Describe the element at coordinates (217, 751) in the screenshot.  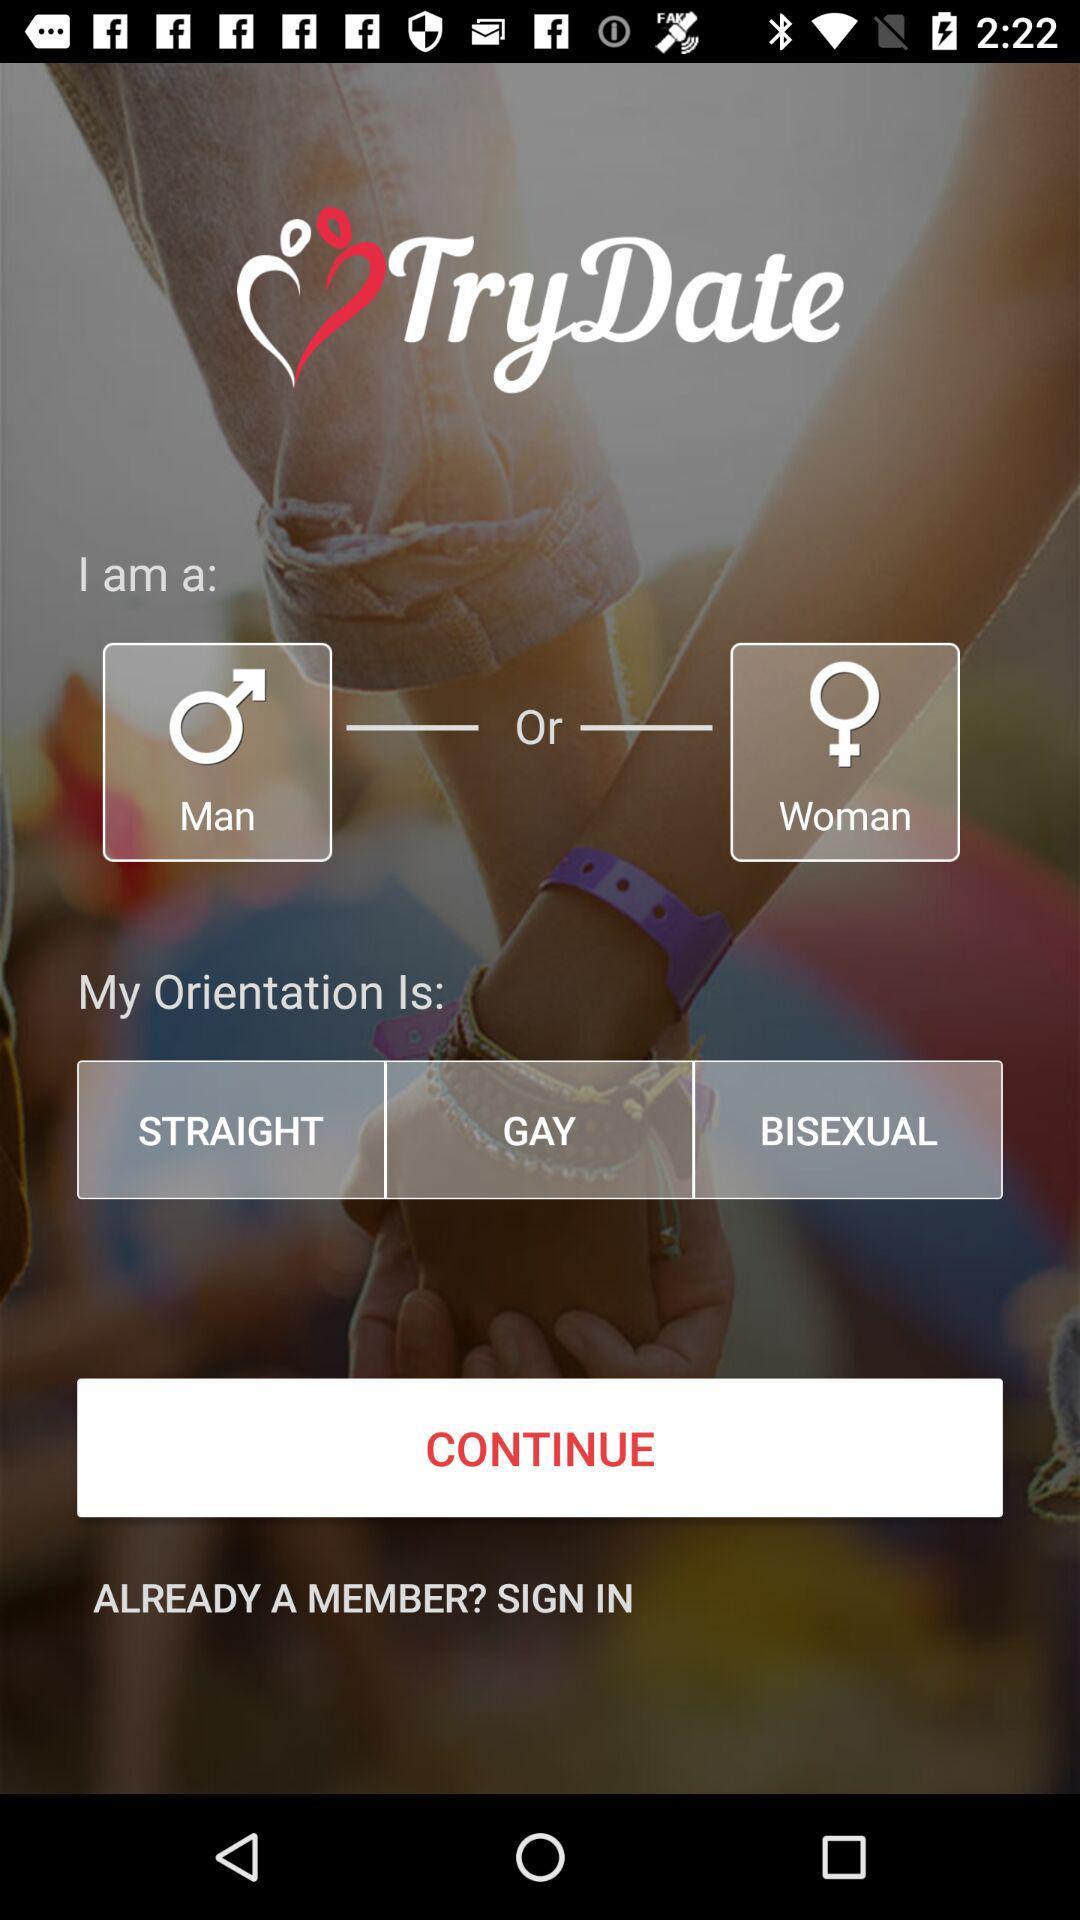
I see `gender` at that location.